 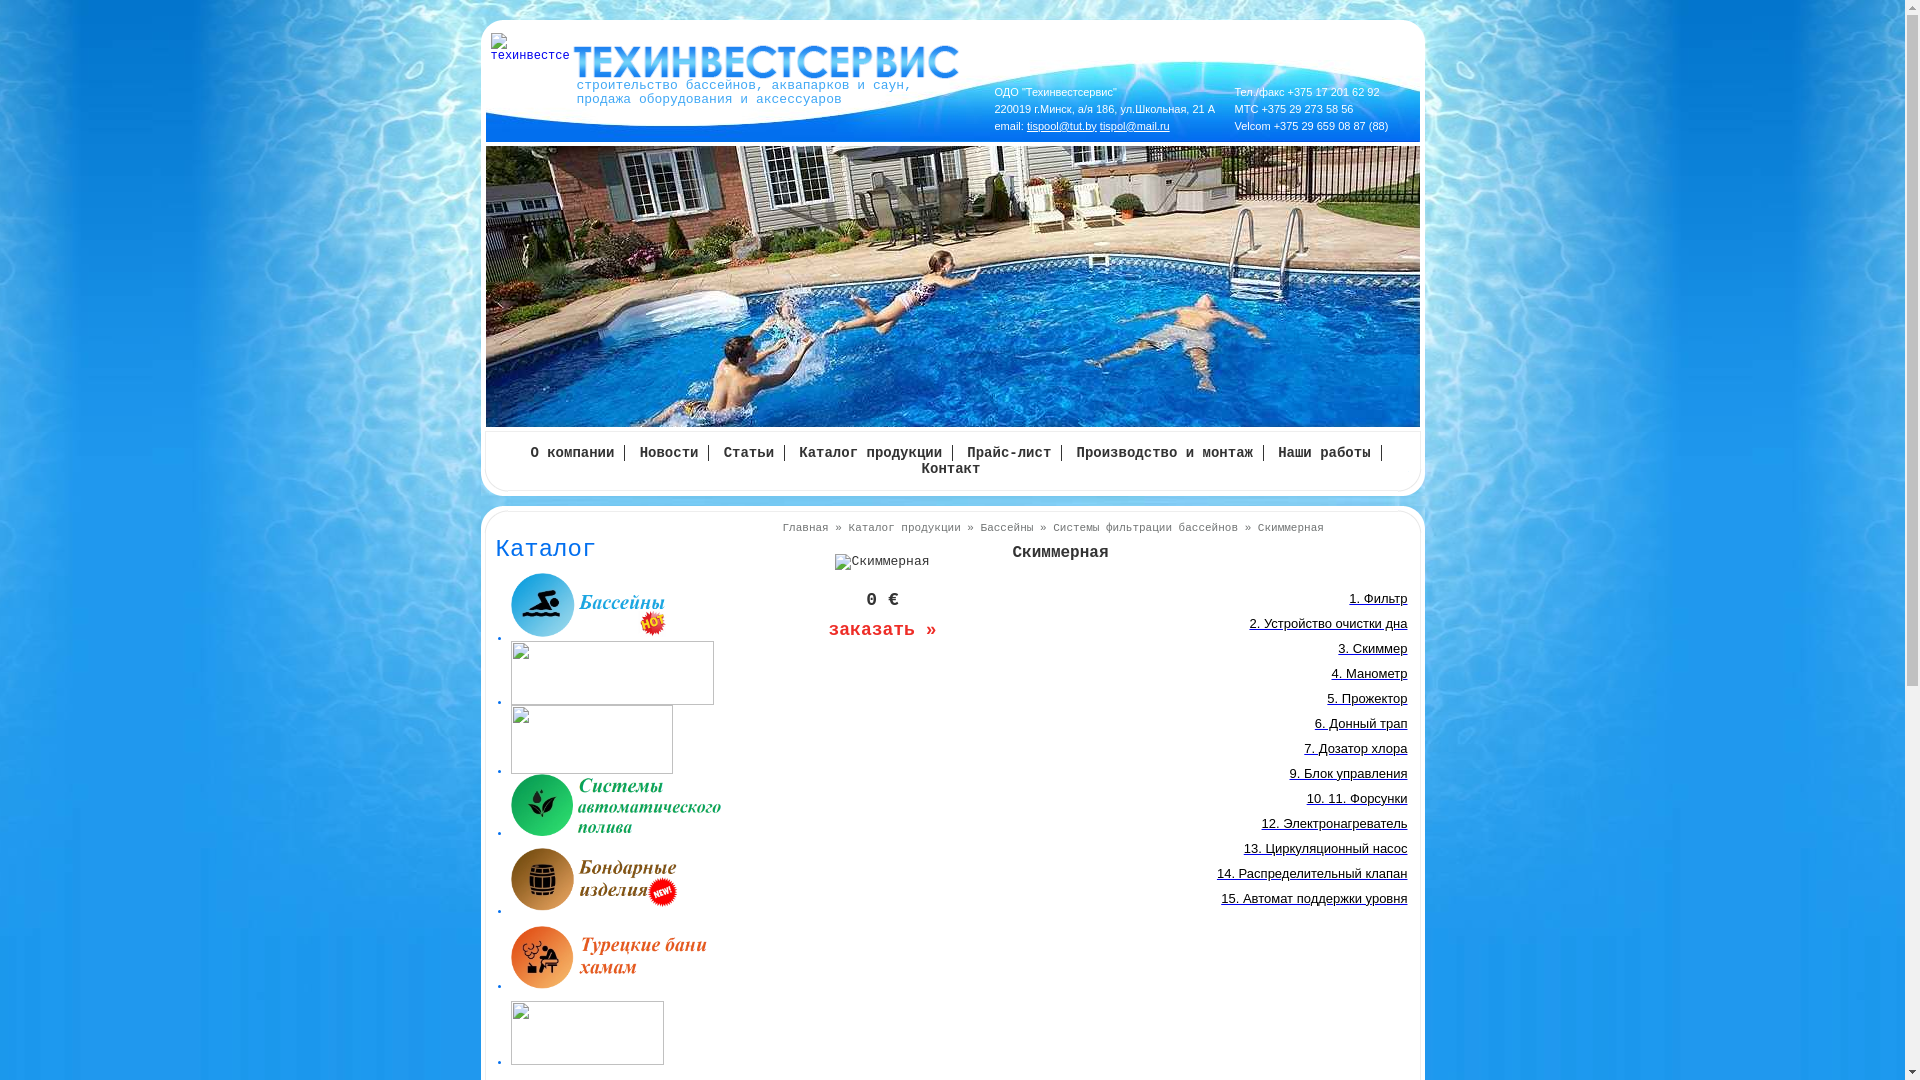 What do you see at coordinates (1060, 126) in the screenshot?
I see `'tispool@tut.by'` at bounding box center [1060, 126].